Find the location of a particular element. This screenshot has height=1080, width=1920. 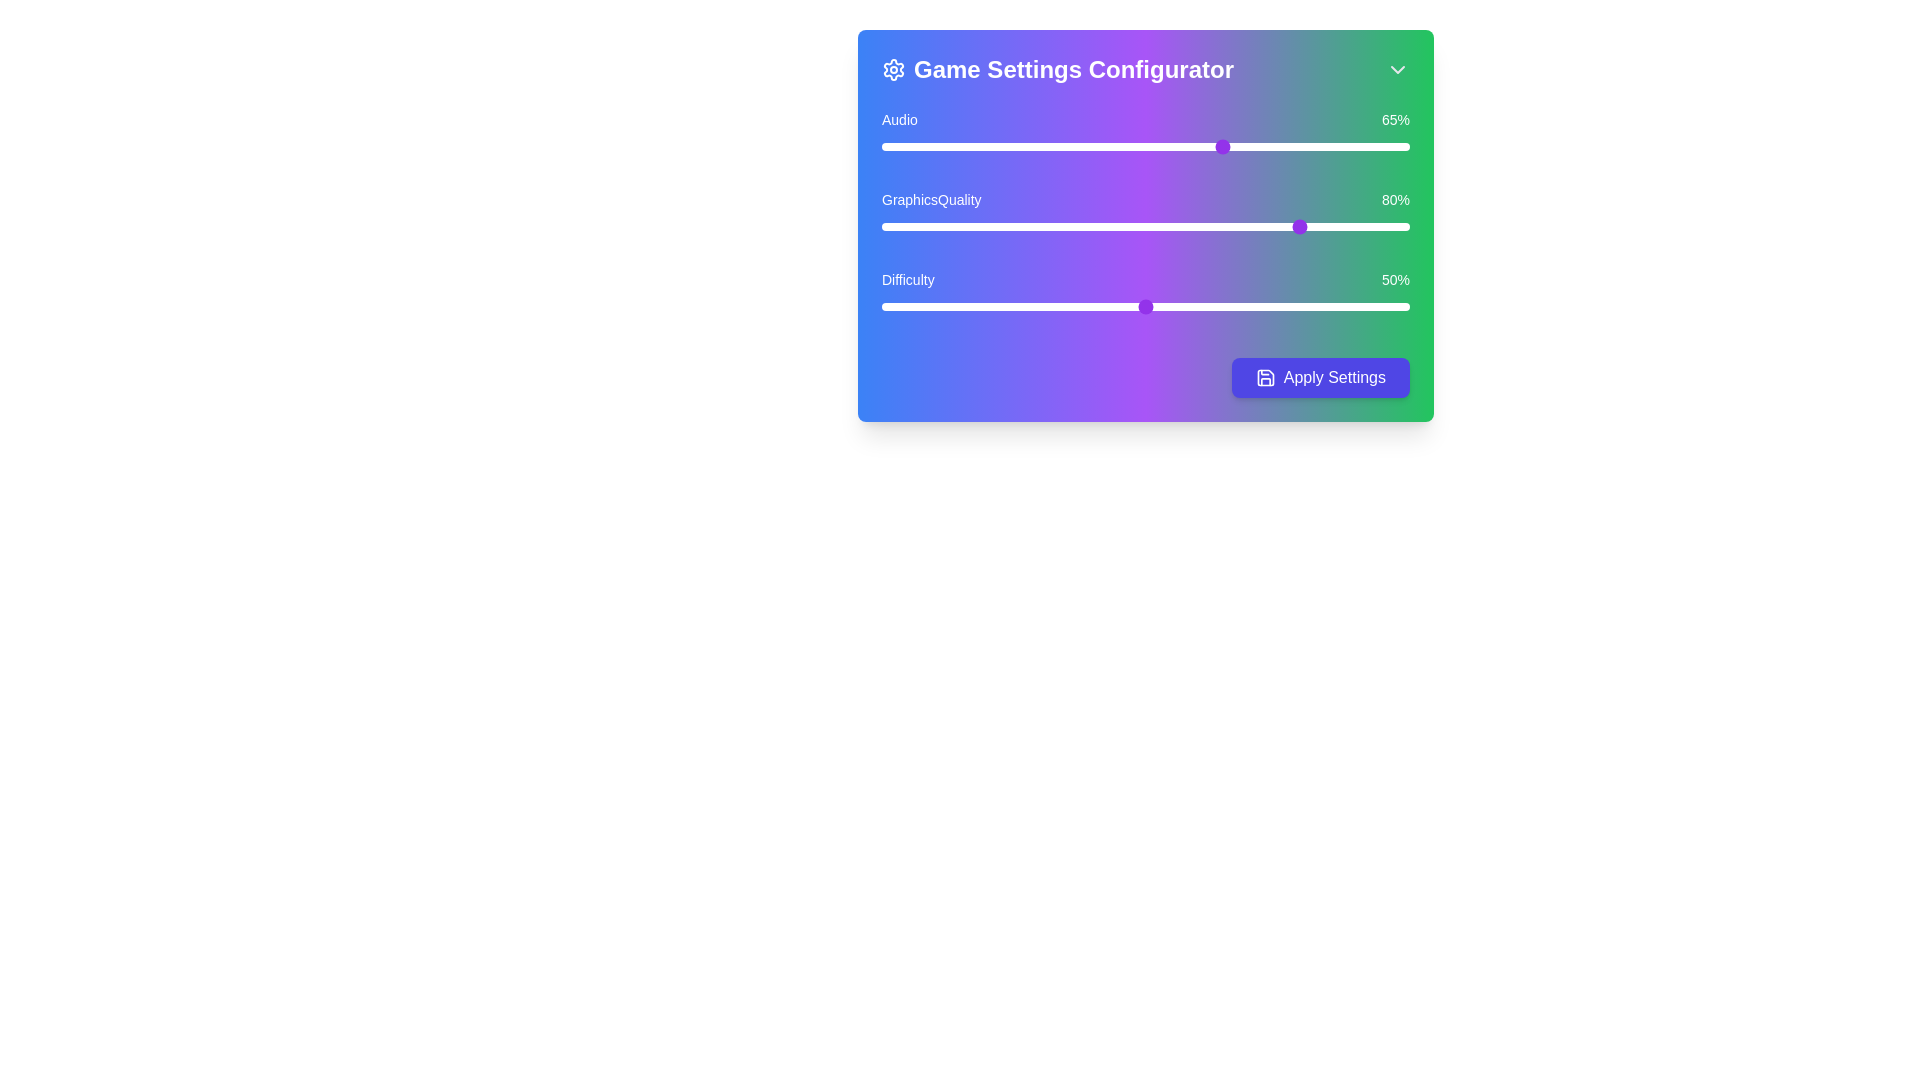

the audio volume is located at coordinates (992, 145).